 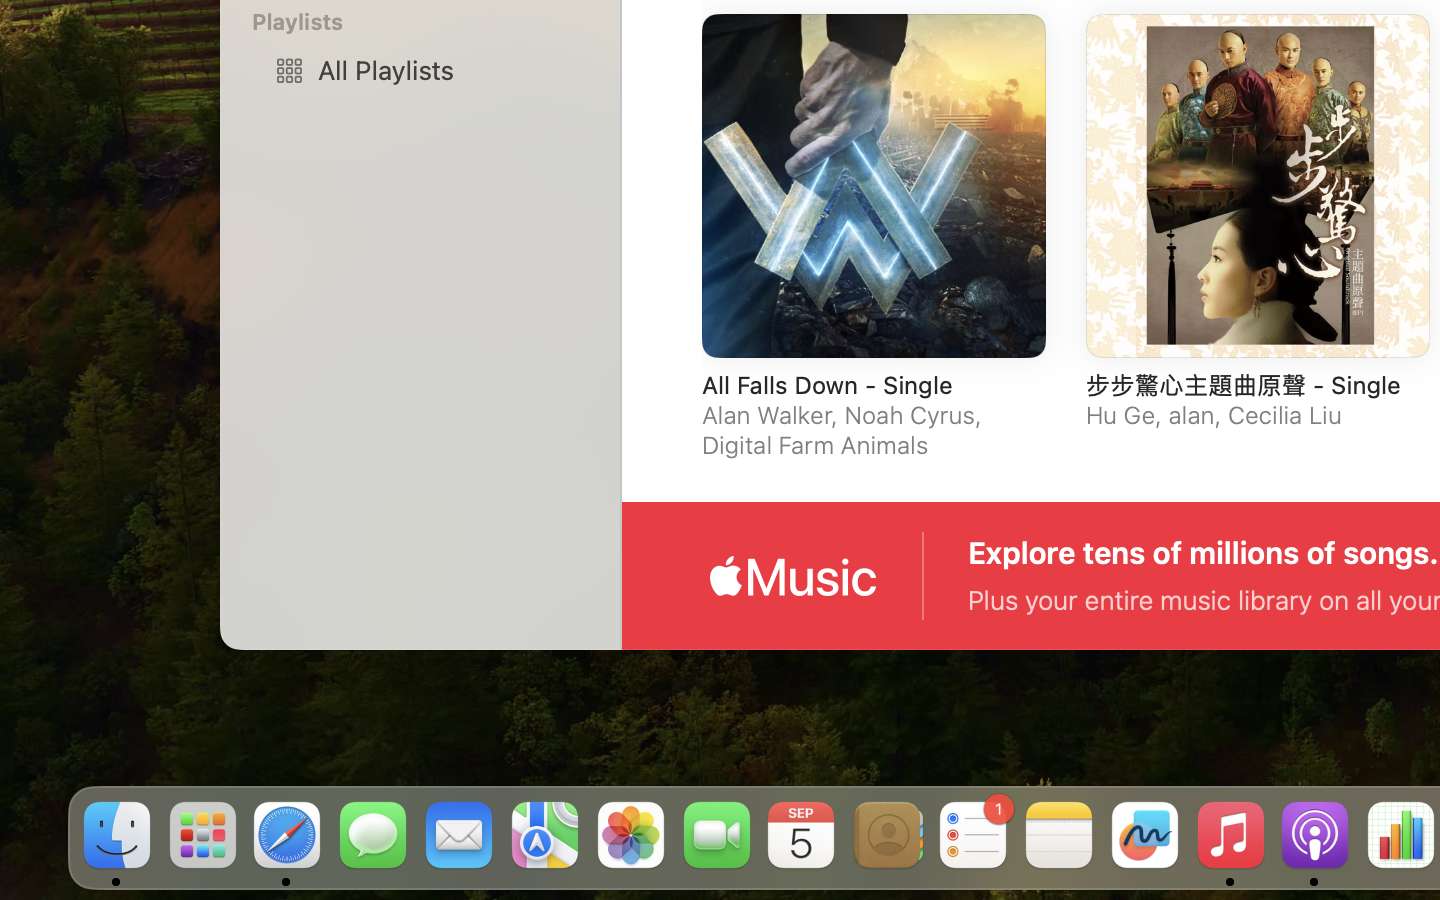 I want to click on 'Playlists', so click(x=432, y=20).